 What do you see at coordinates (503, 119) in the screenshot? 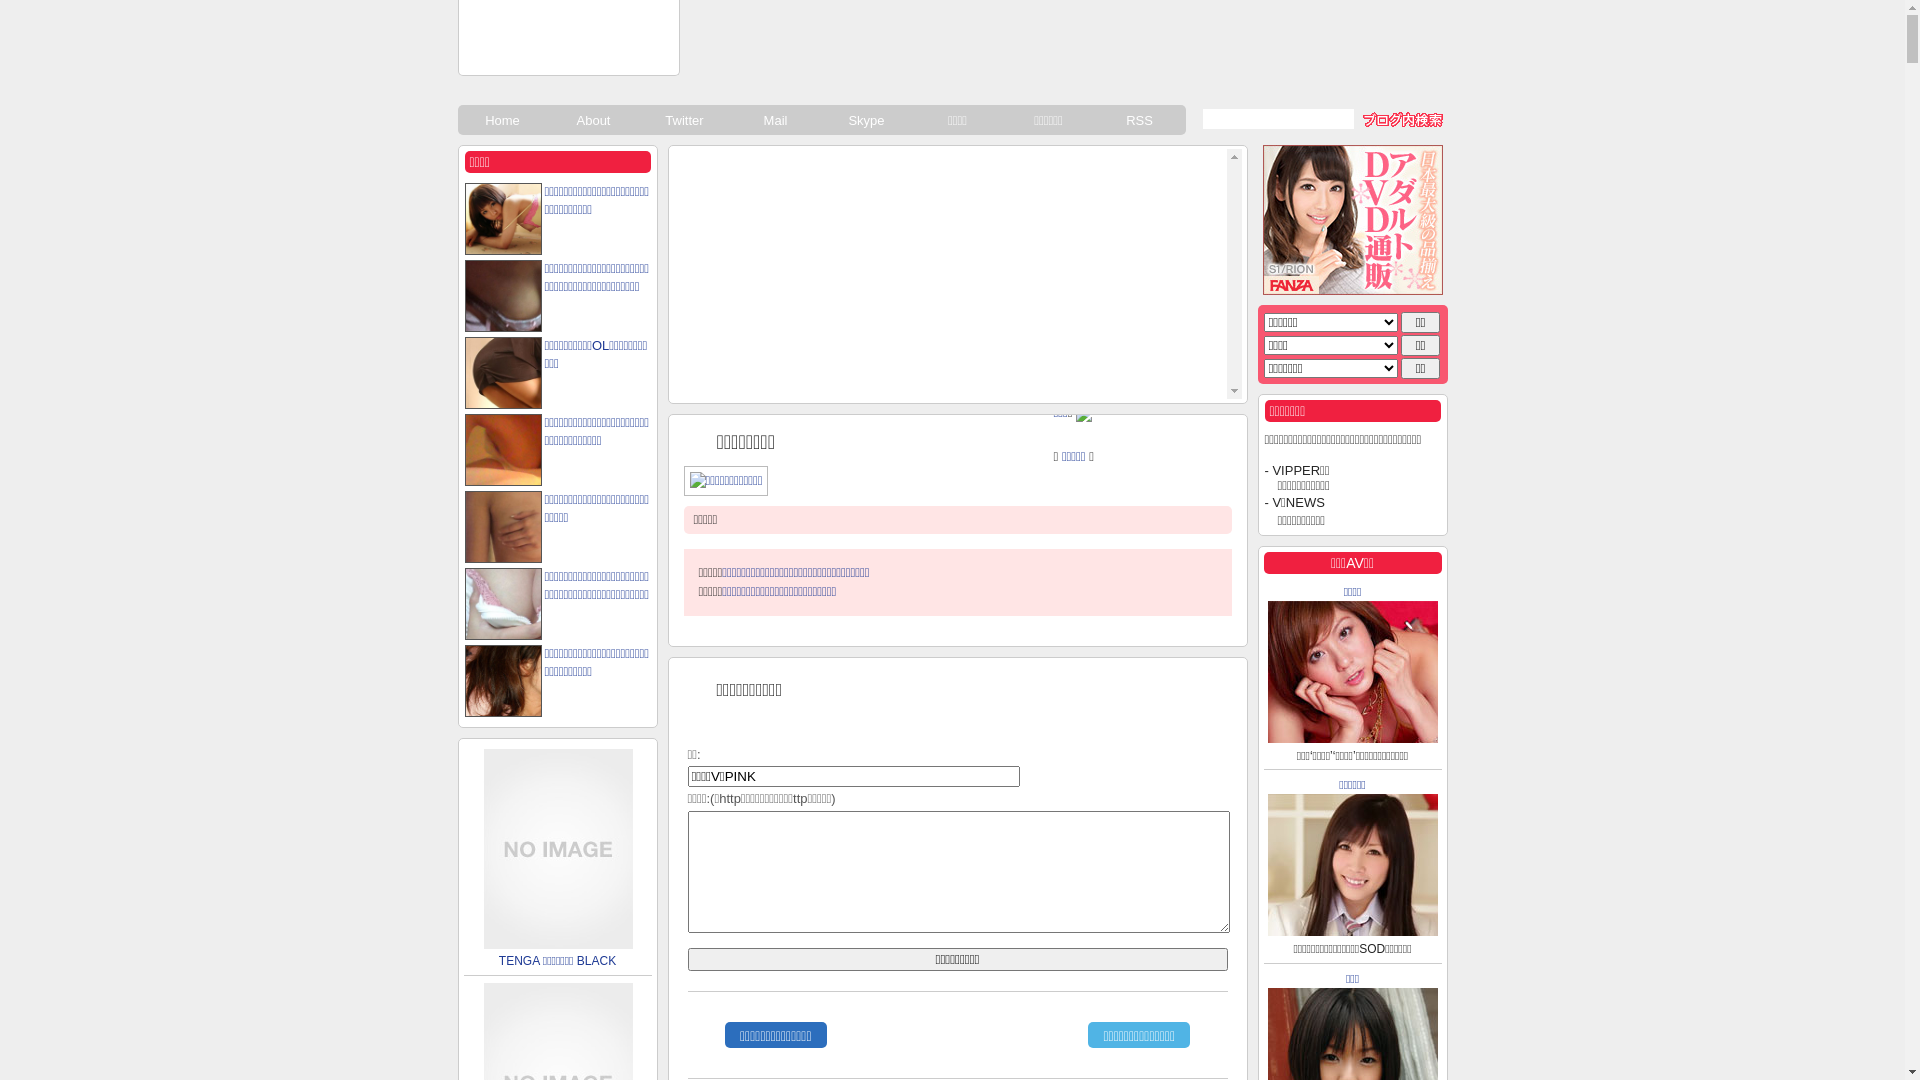
I see `'Home'` at bounding box center [503, 119].